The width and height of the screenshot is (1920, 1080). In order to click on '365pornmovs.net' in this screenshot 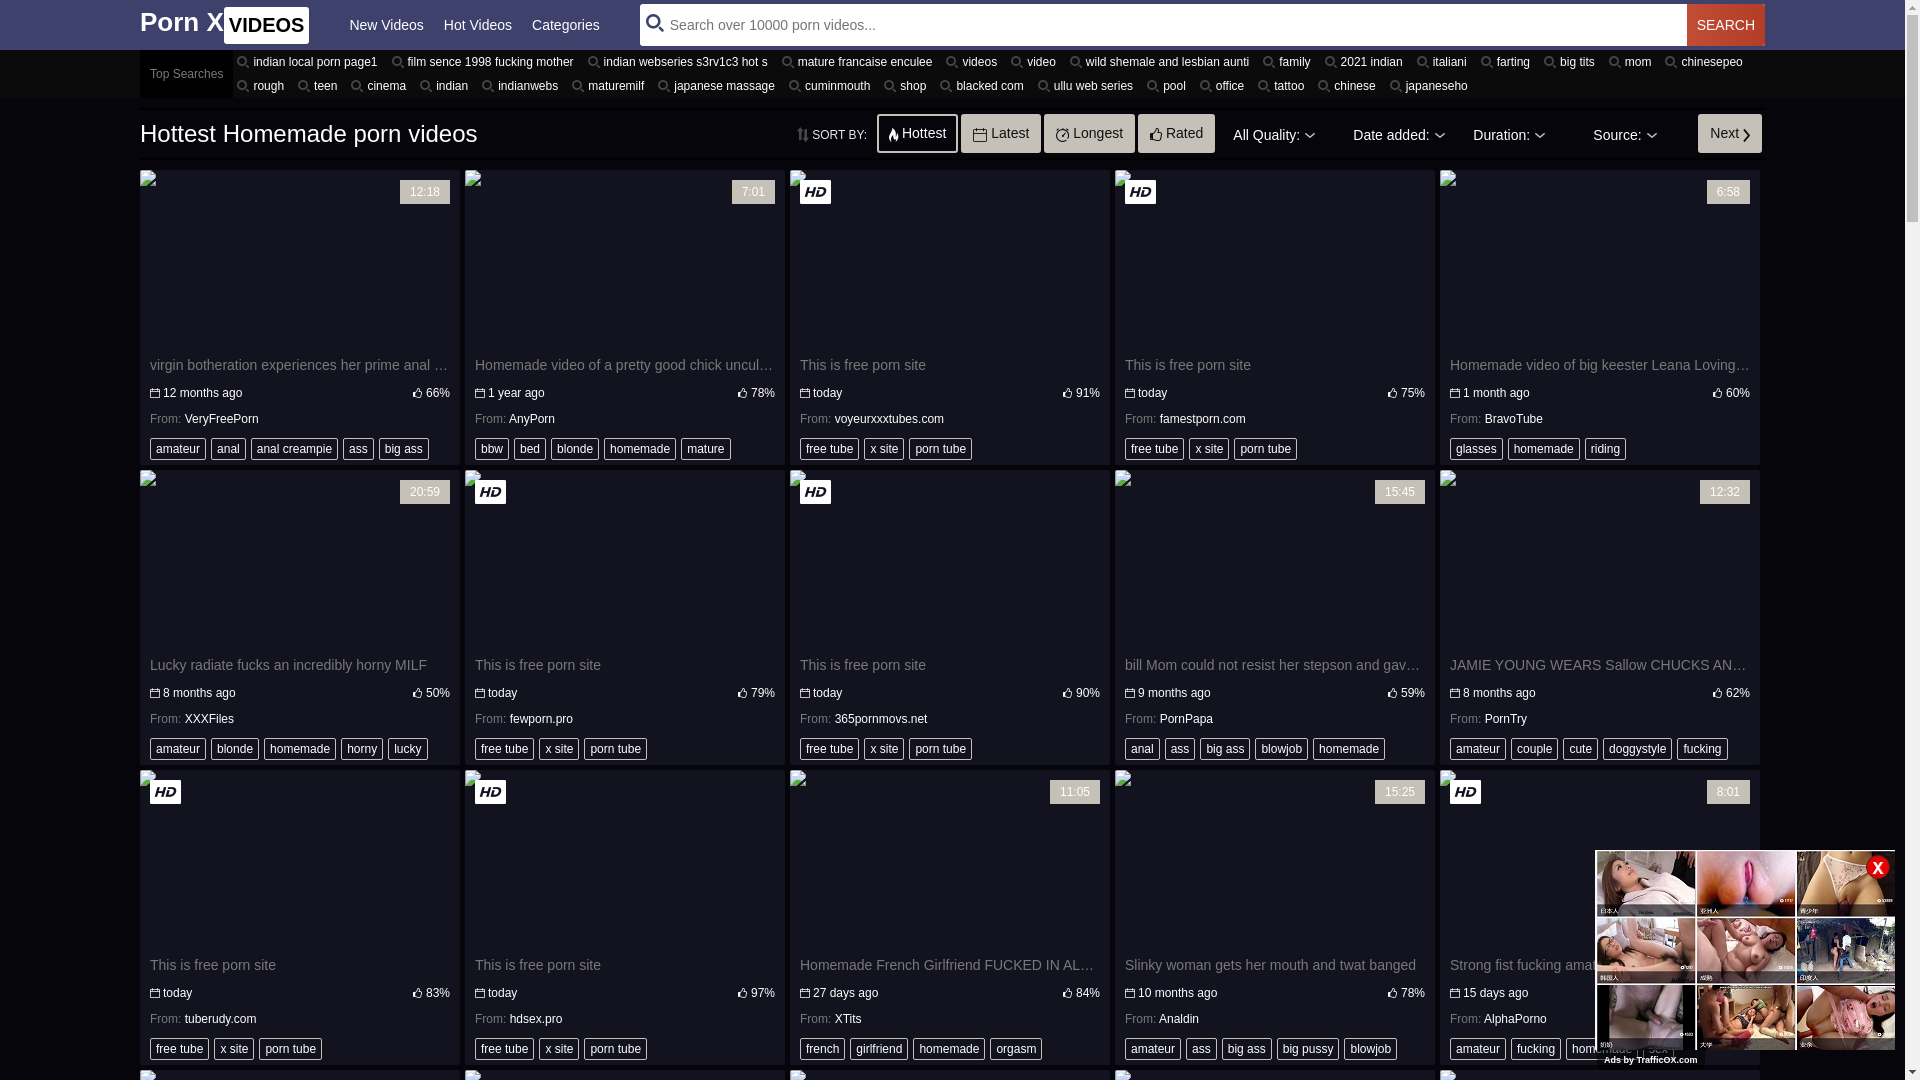, I will do `click(880, 717)`.